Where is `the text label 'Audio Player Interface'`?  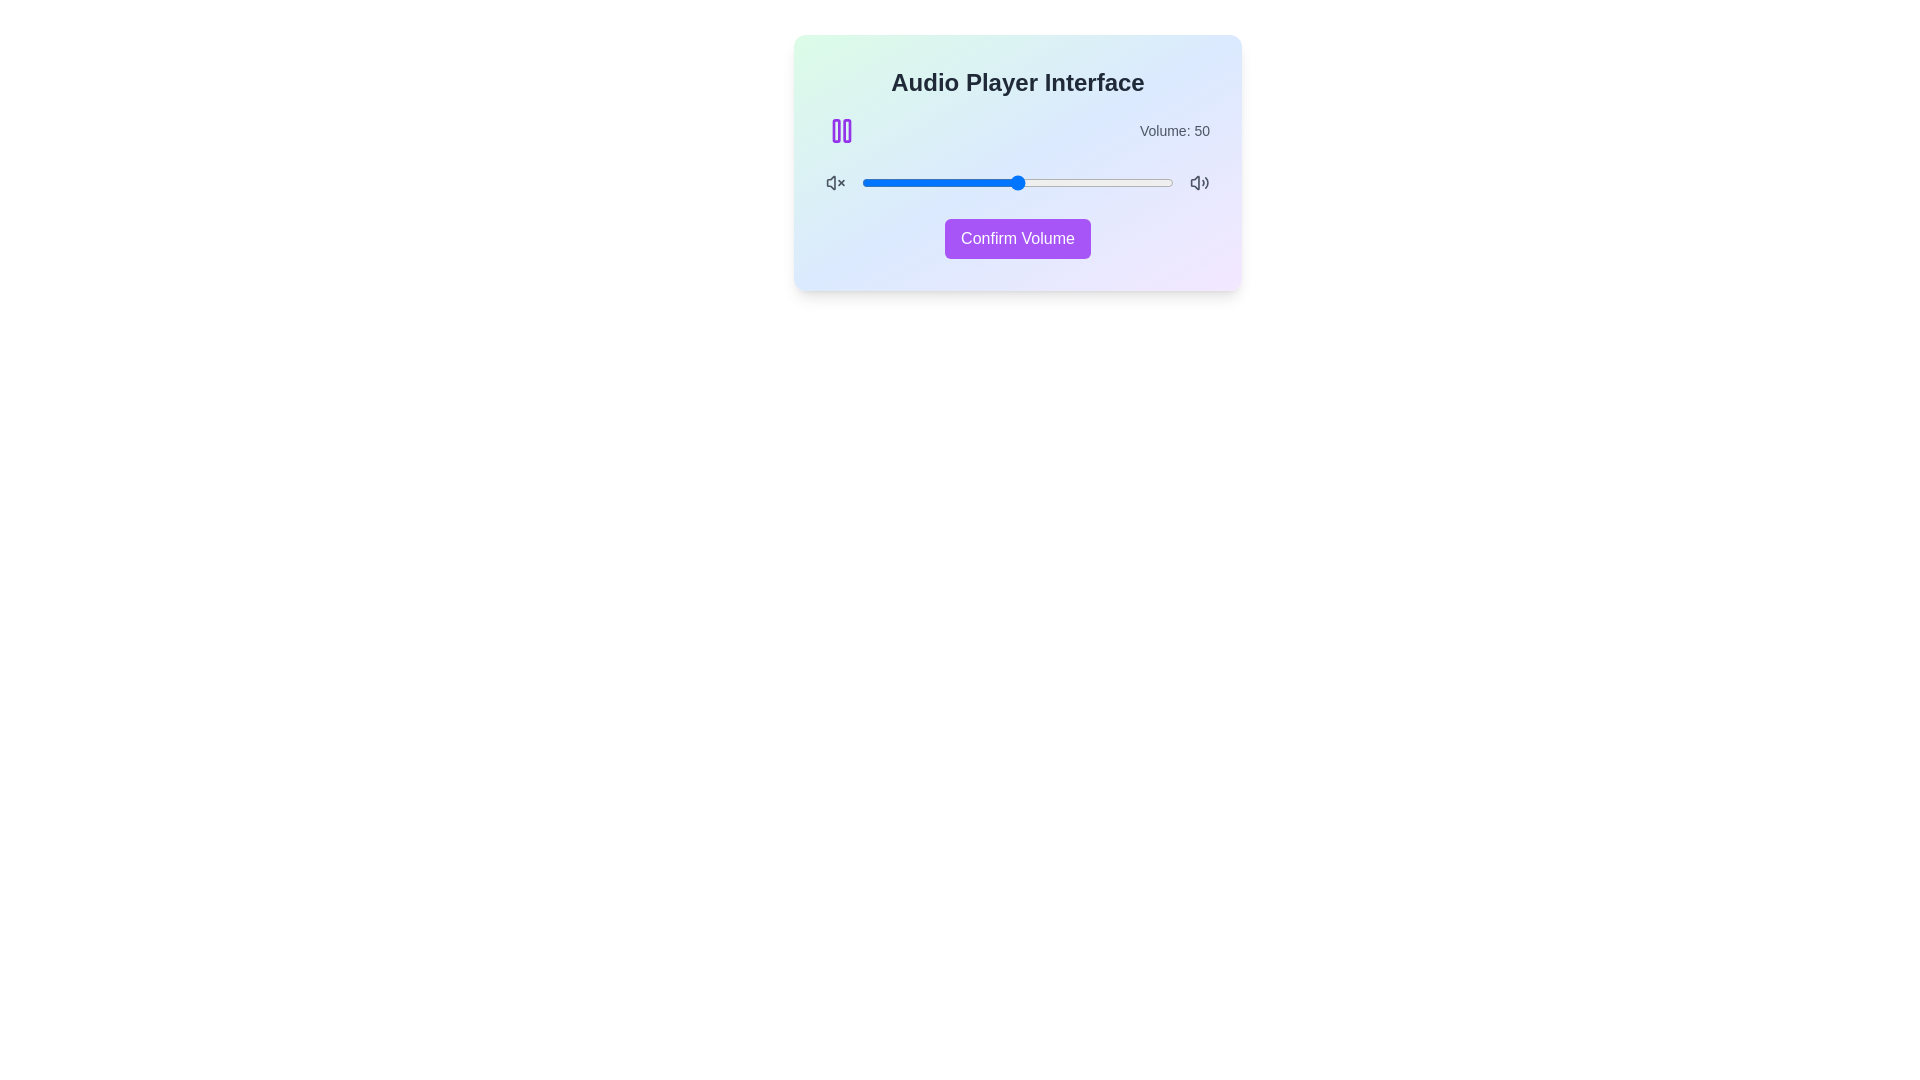 the text label 'Audio Player Interface' is located at coordinates (1017, 82).